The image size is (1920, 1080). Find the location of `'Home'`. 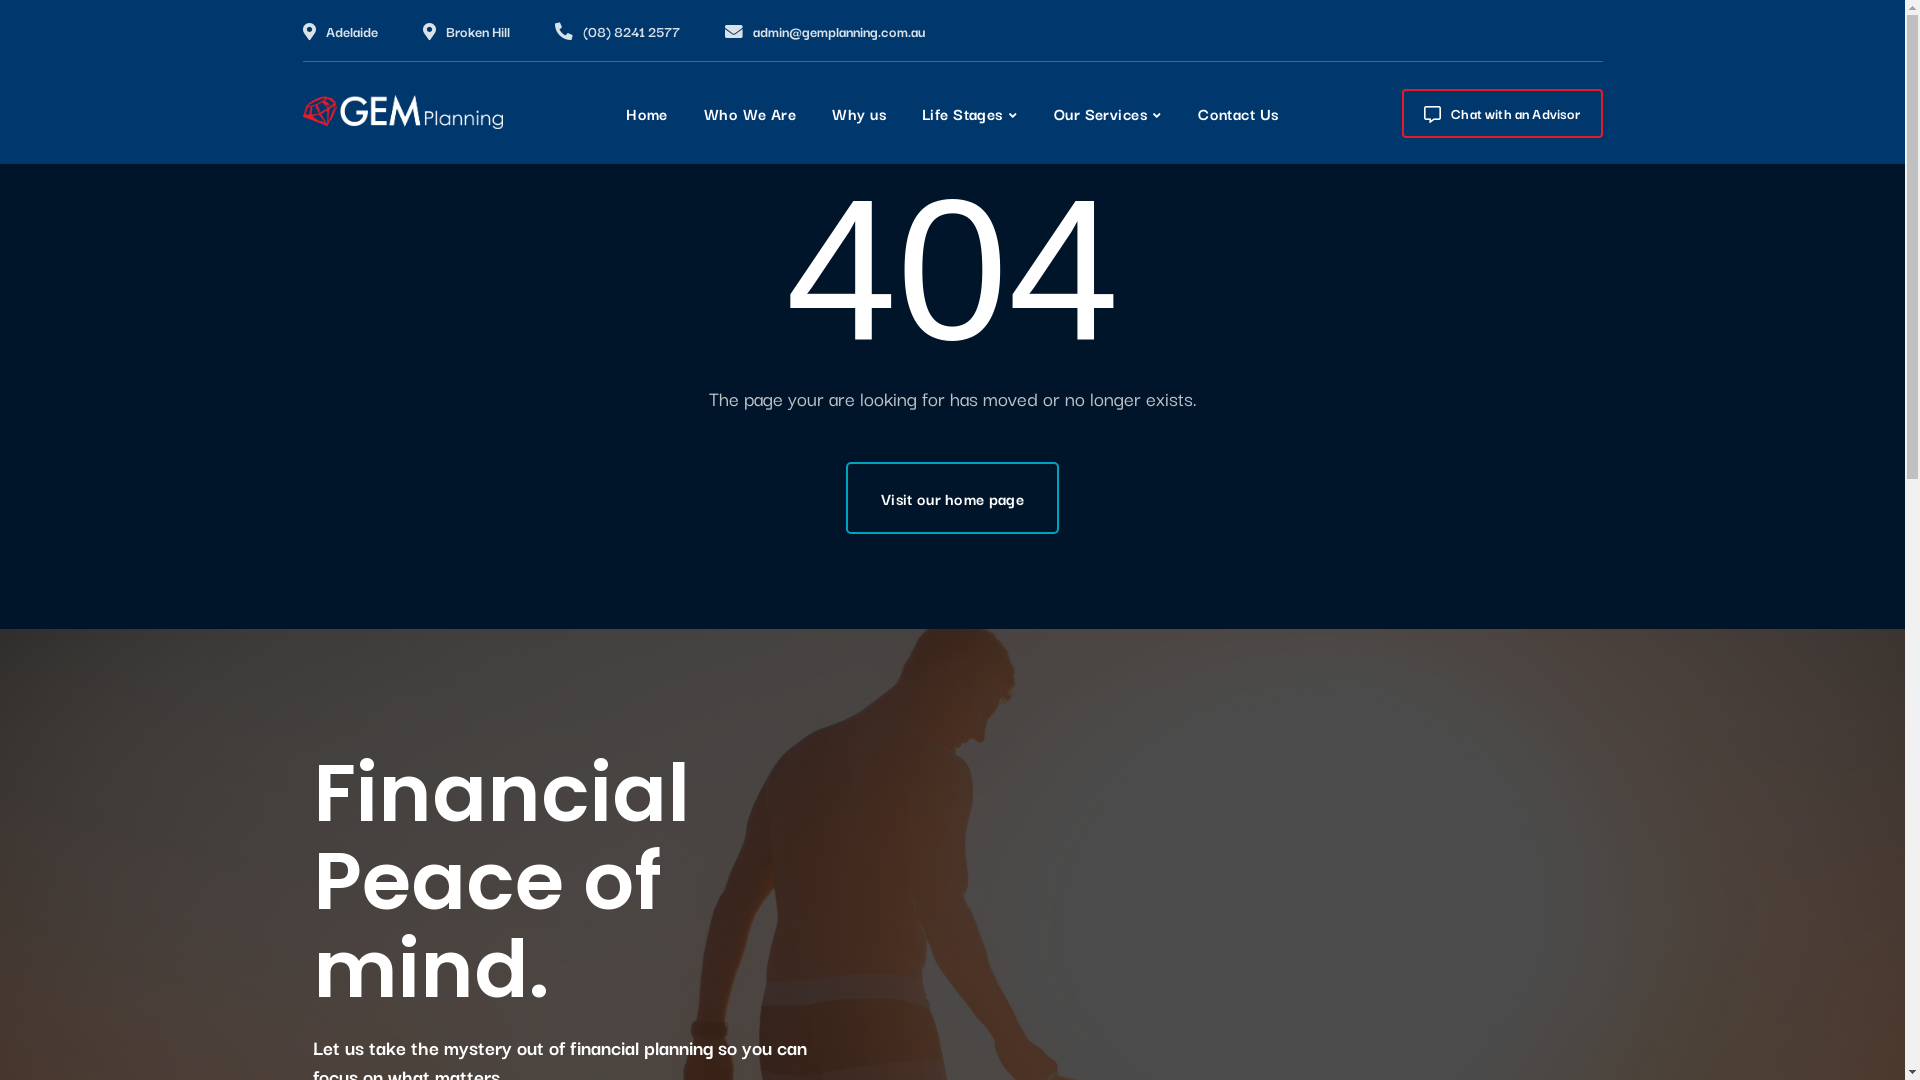

'Home' is located at coordinates (607, 112).